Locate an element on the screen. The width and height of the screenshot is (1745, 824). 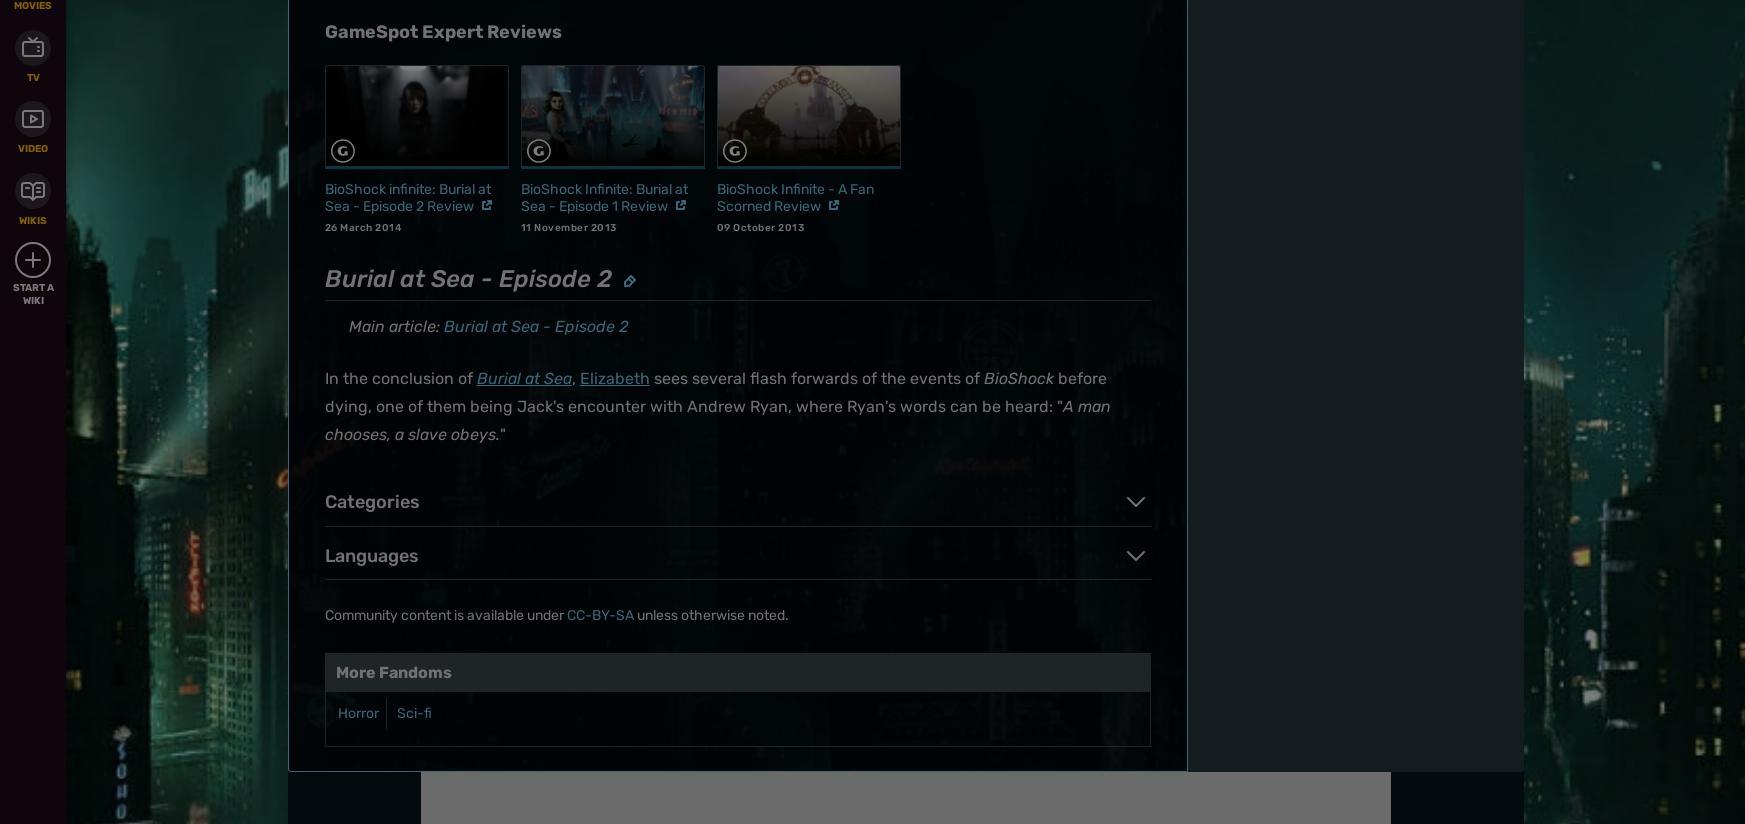
'Take your favorite fandoms with you and never miss a beat.' is located at coordinates (1268, 49).